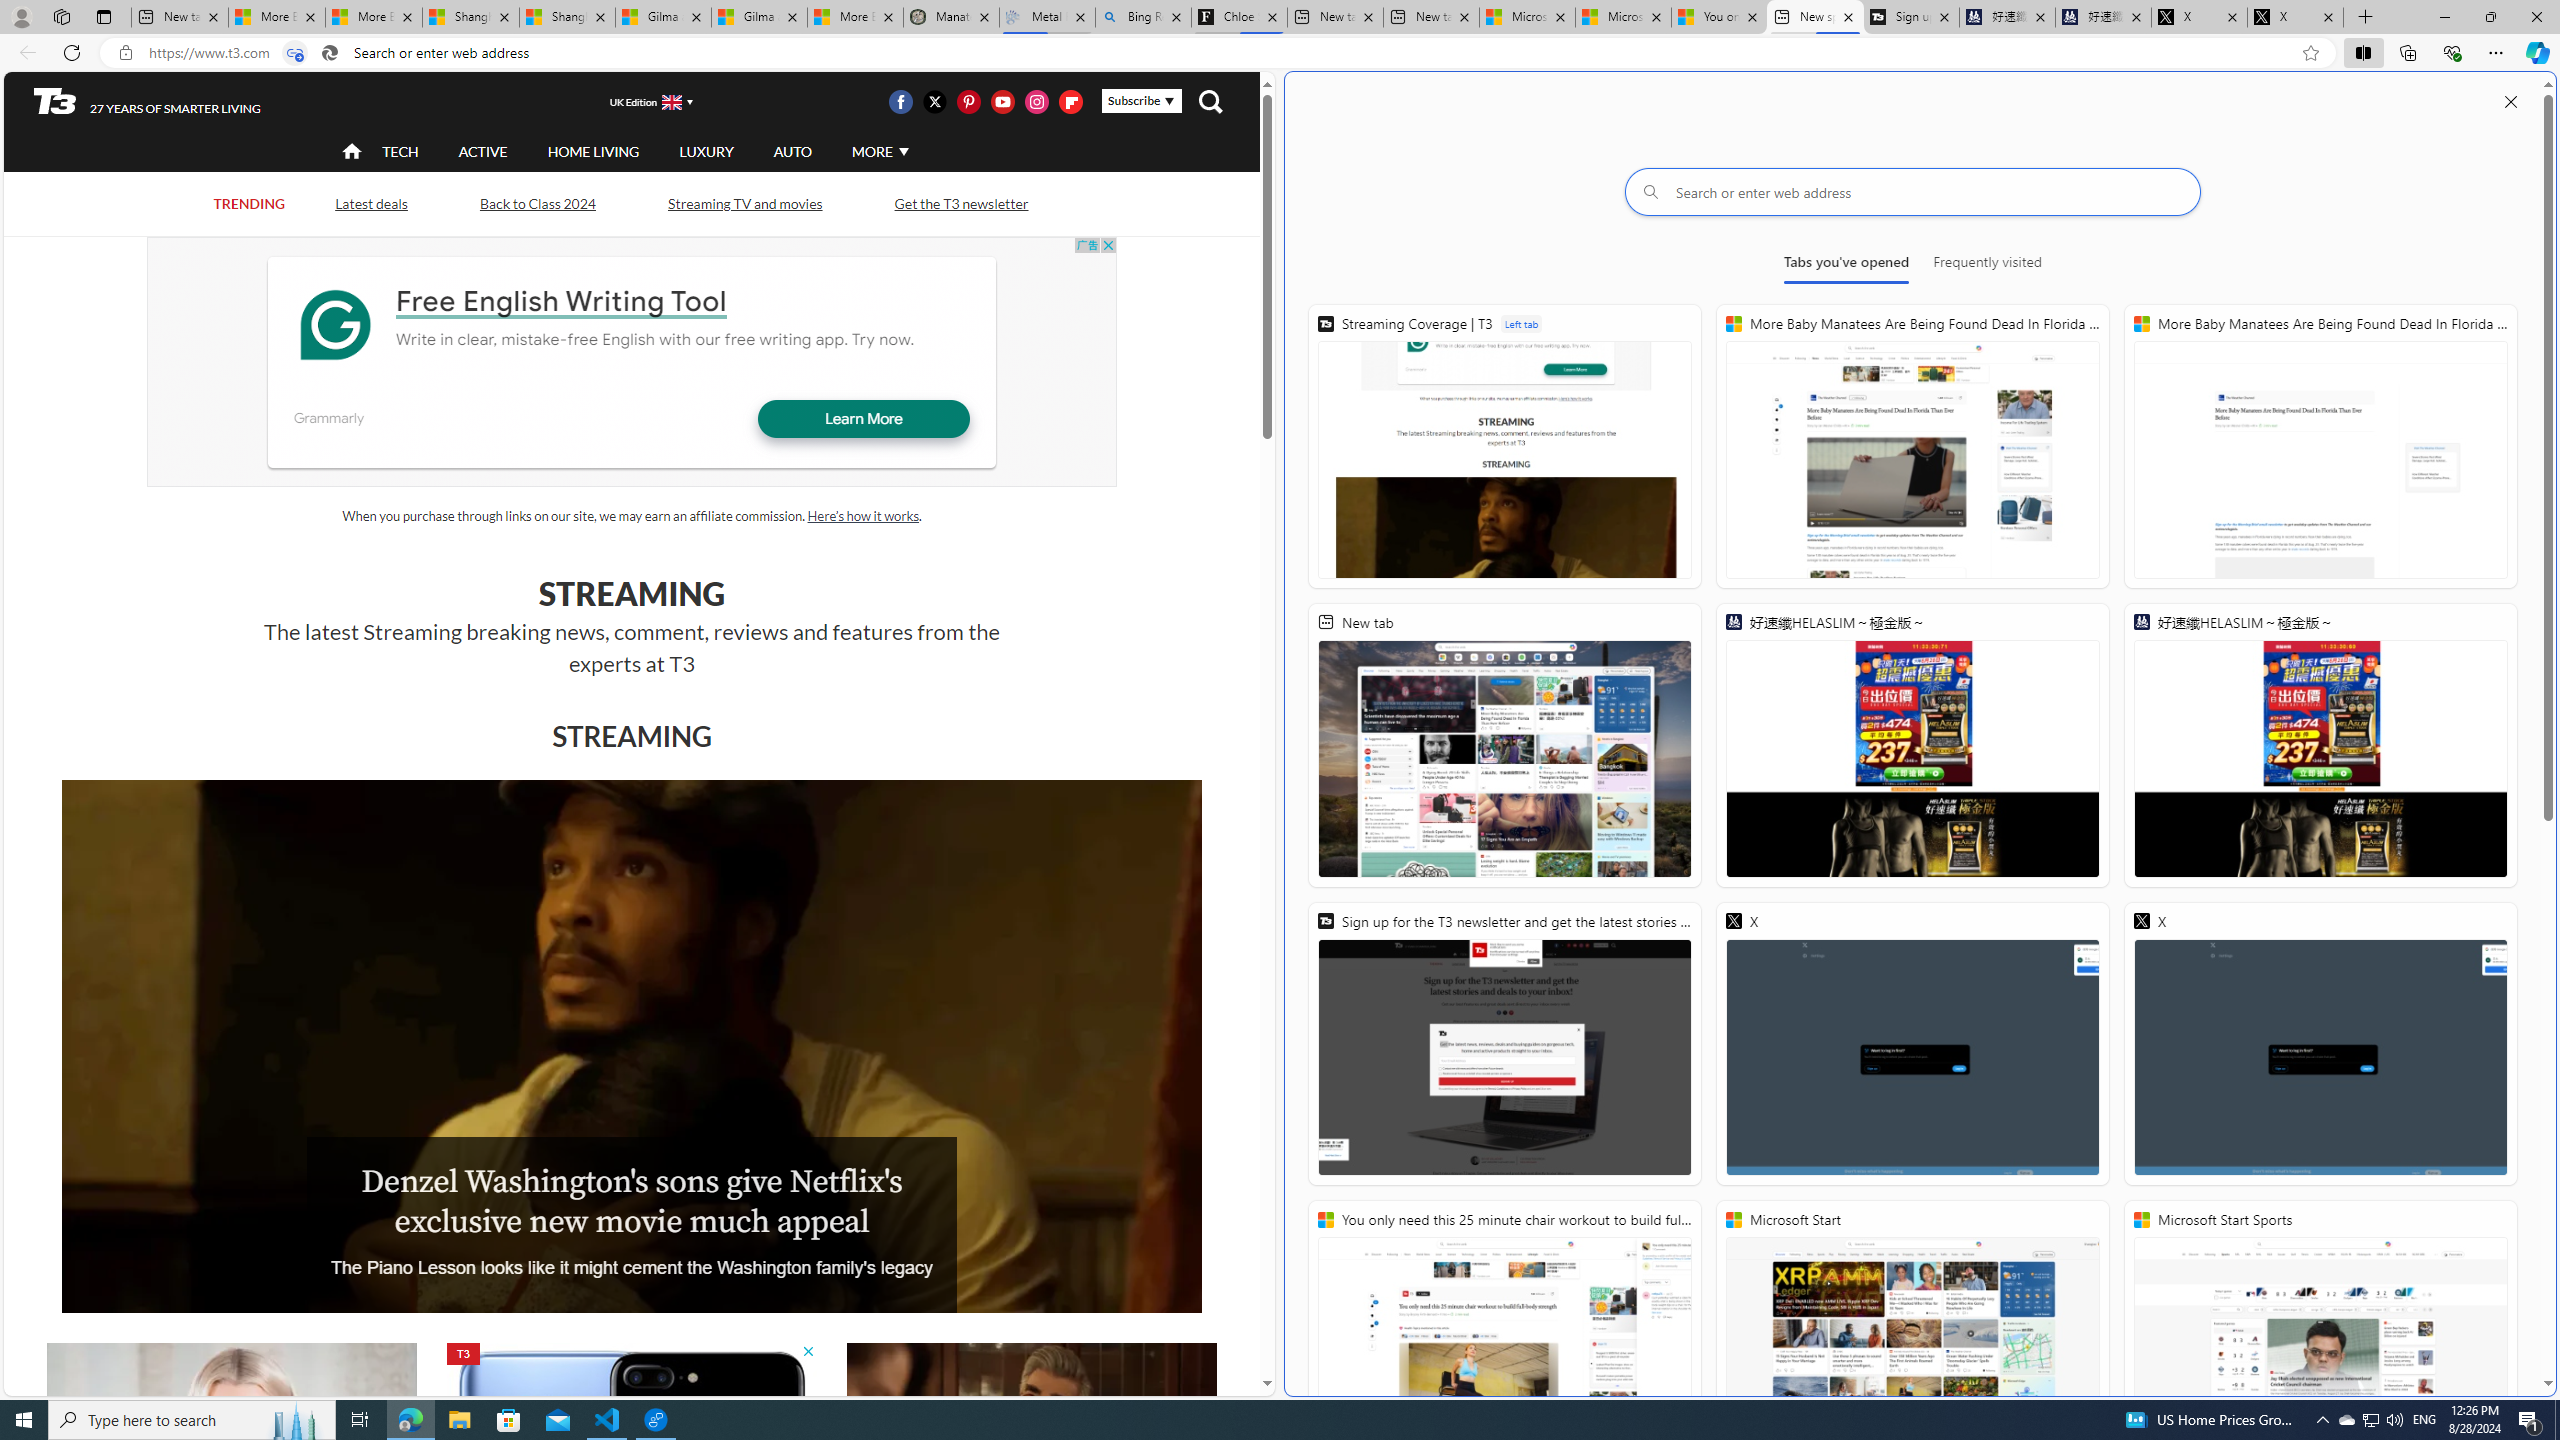 The image size is (2560, 1440). Describe the element at coordinates (961, 202) in the screenshot. I see `'Get the T3 newsletter'` at that location.